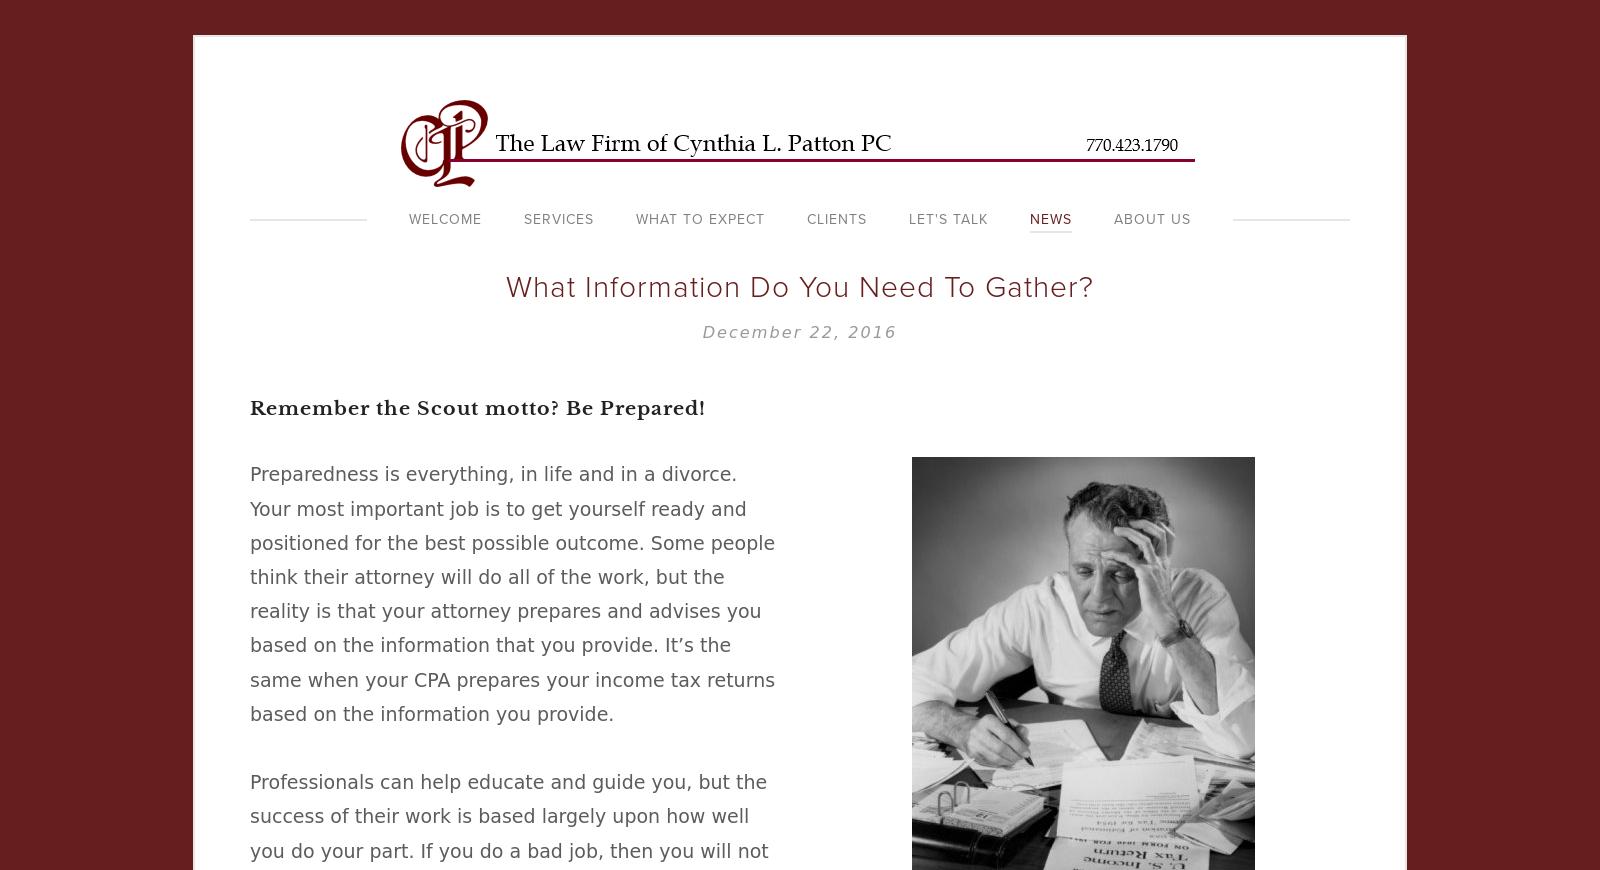  I want to click on 'Remember the Scout motto? Be Prepared!', so click(476, 407).